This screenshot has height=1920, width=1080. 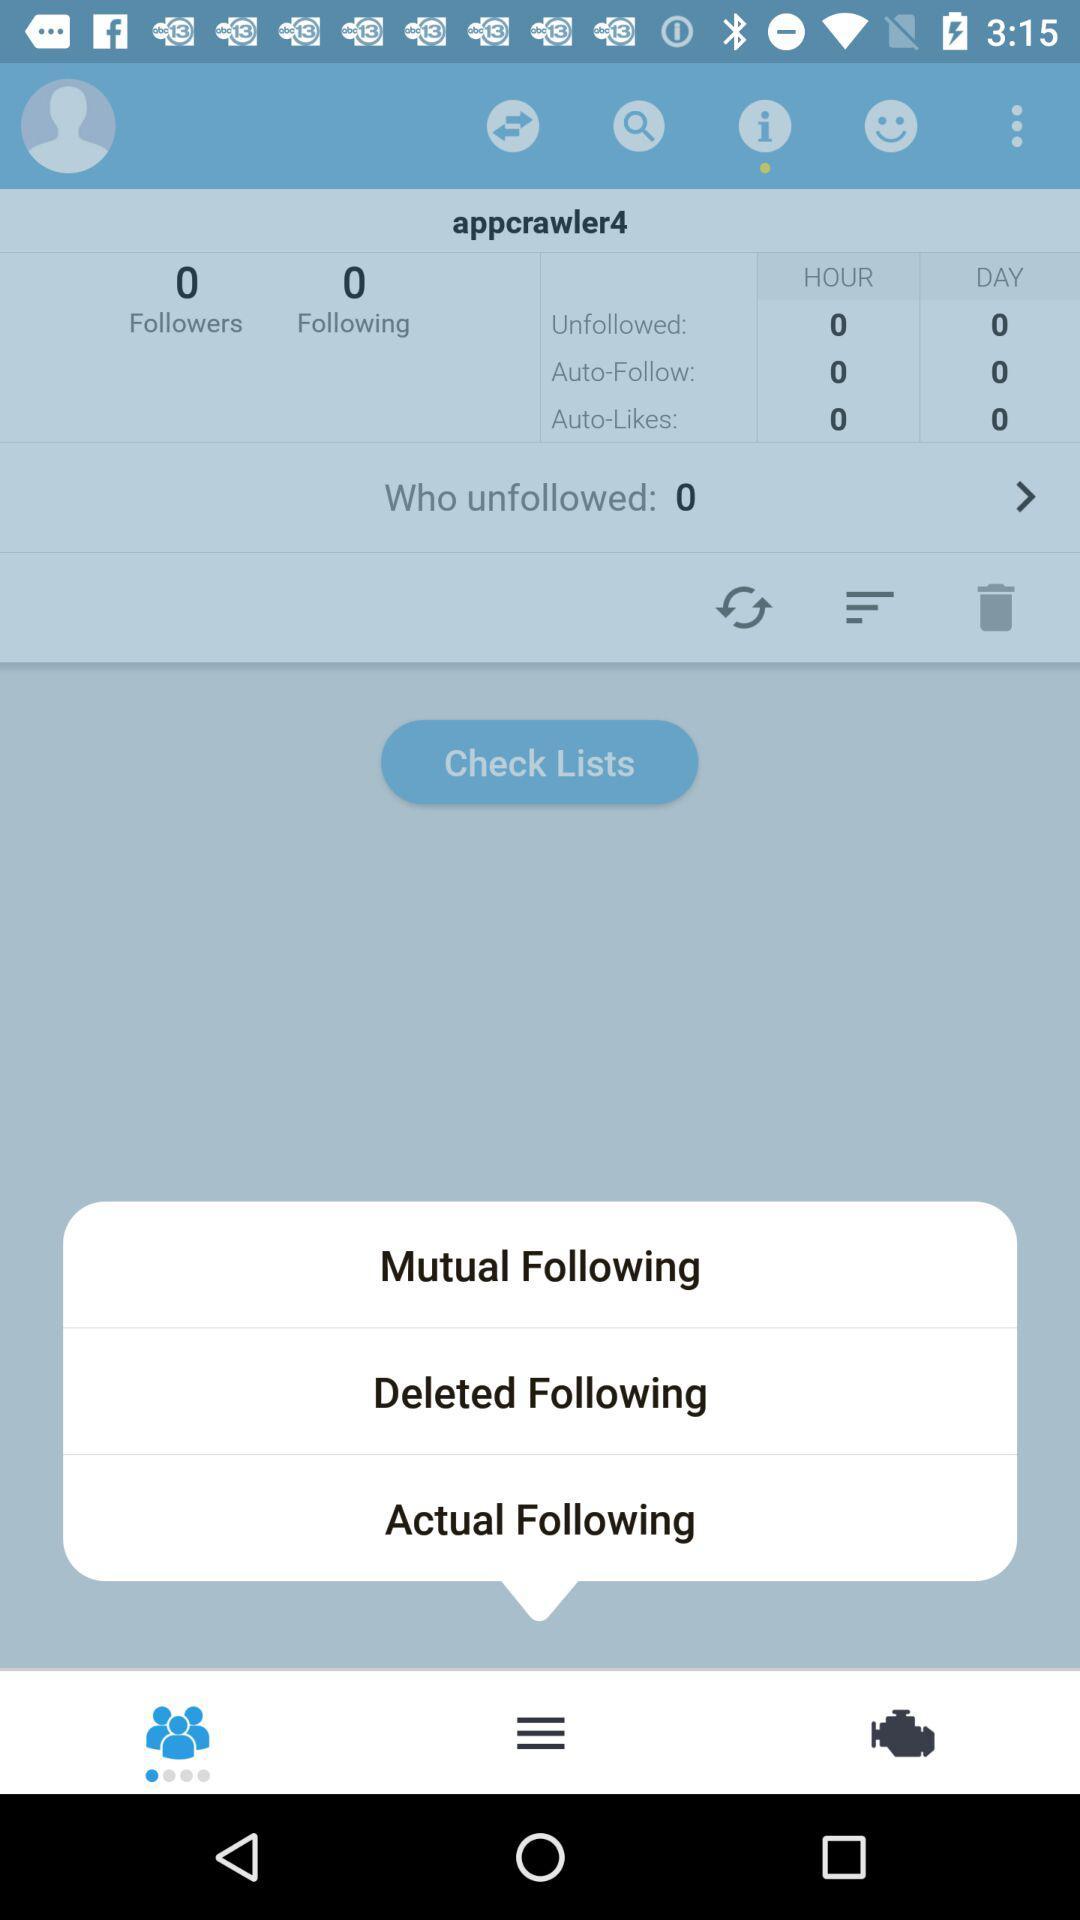 What do you see at coordinates (178, 1730) in the screenshot?
I see `friends list` at bounding box center [178, 1730].